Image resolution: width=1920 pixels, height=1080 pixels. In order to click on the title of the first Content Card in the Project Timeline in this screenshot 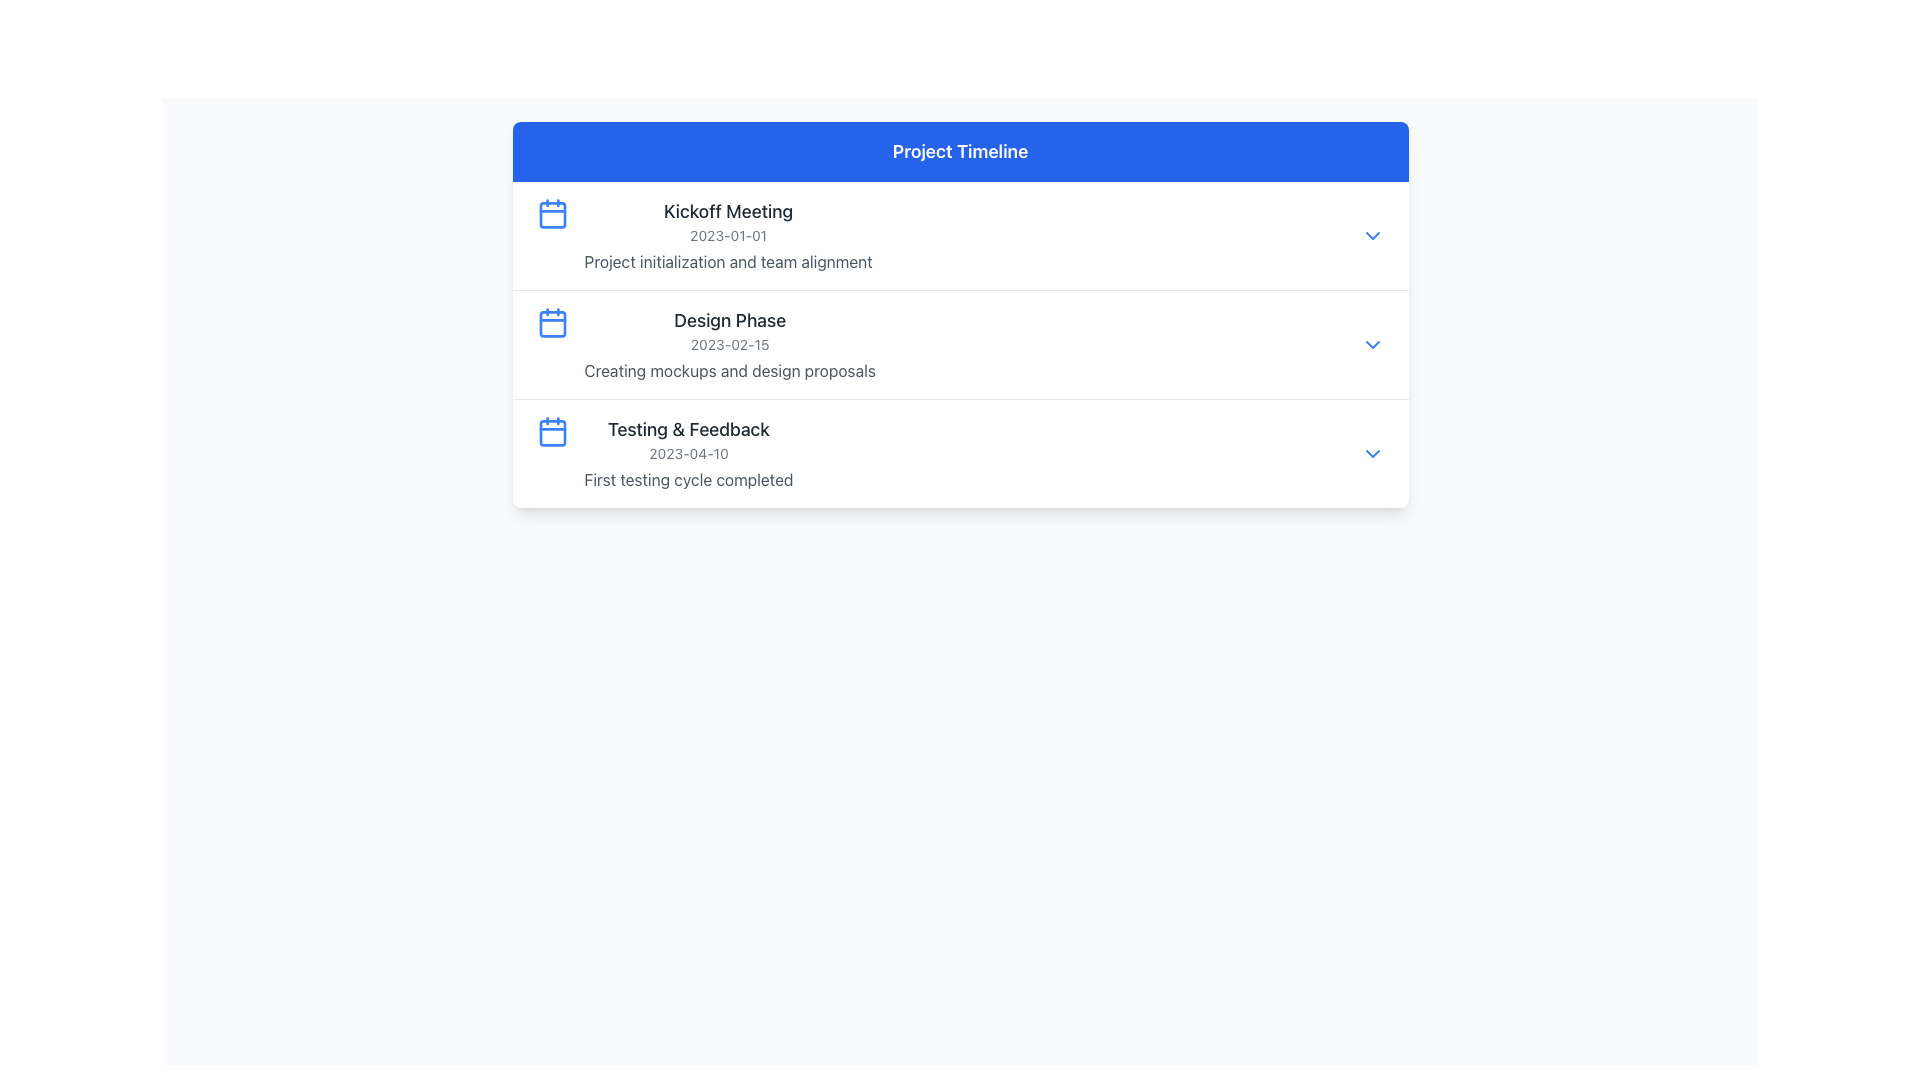, I will do `click(960, 234)`.